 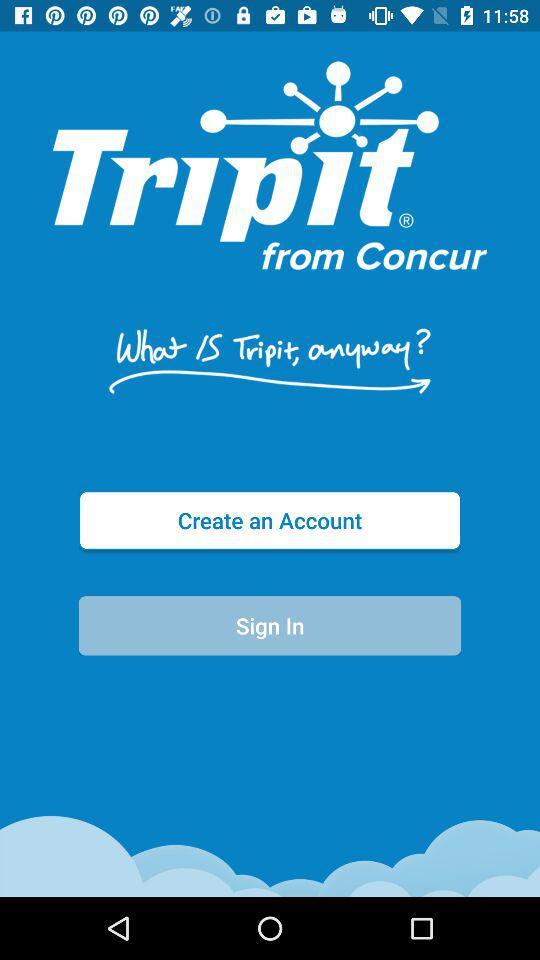 I want to click on the sign in item, so click(x=270, y=624).